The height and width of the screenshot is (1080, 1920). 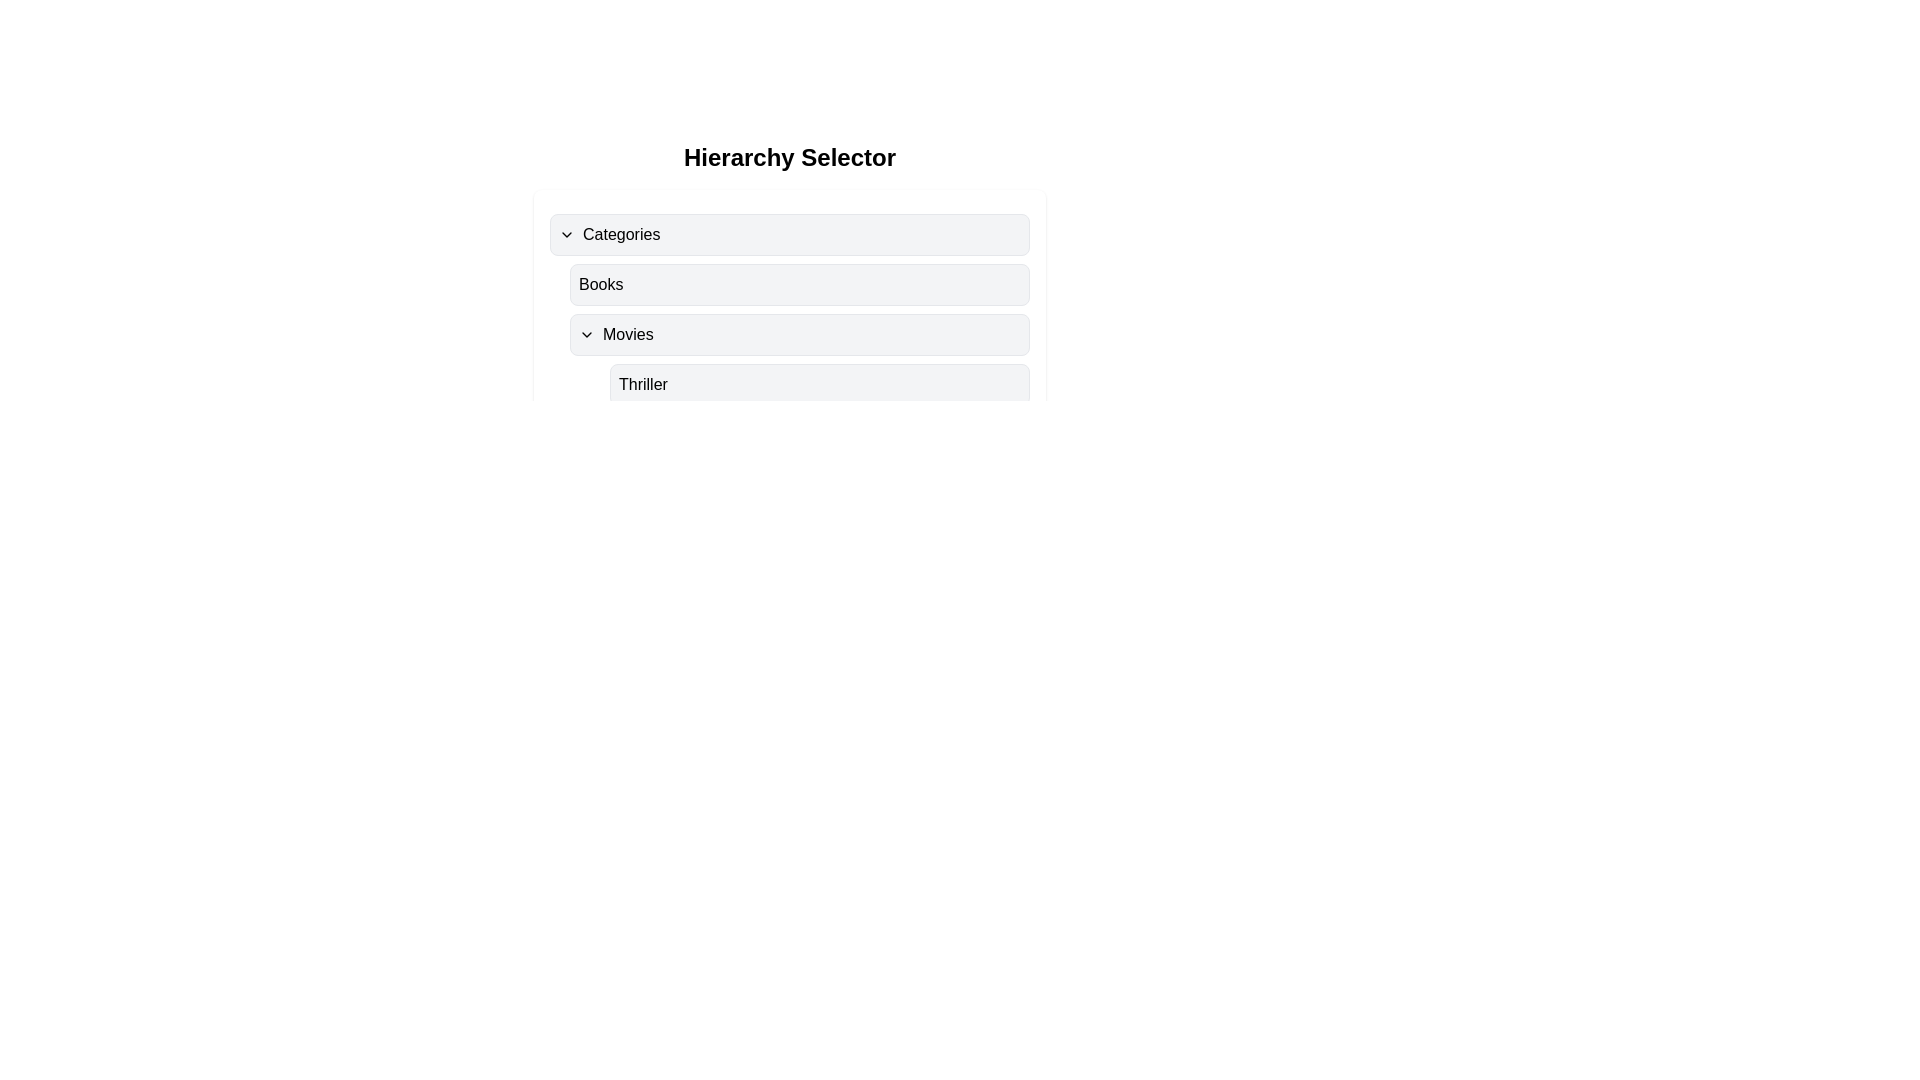 What do you see at coordinates (789, 157) in the screenshot?
I see `Text header label at the top of the hierarchical selector interface to understand its purpose` at bounding box center [789, 157].